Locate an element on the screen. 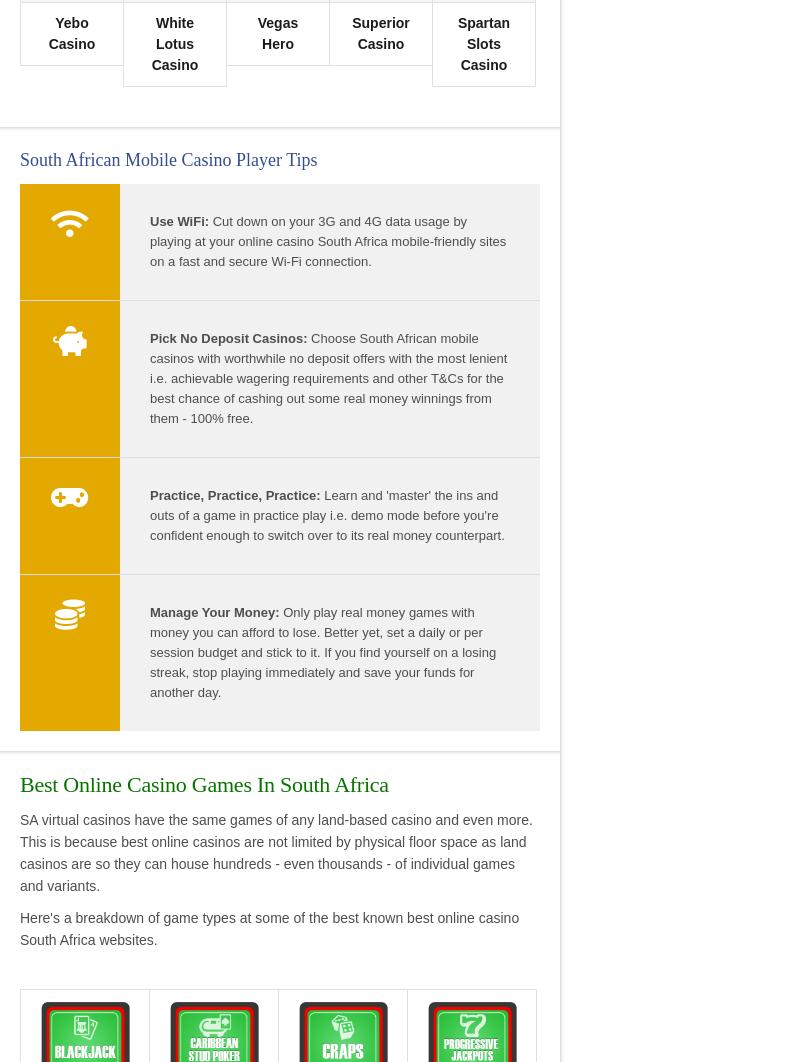 This screenshot has width=800, height=1062. 'Choose South African mobile casinos with worthwhile no deposit offers with the most lenient i.e. achievable wagering requirements and other T&Cs for the best chance of cashing out some real money winnings from them - 100% free.' is located at coordinates (327, 376).